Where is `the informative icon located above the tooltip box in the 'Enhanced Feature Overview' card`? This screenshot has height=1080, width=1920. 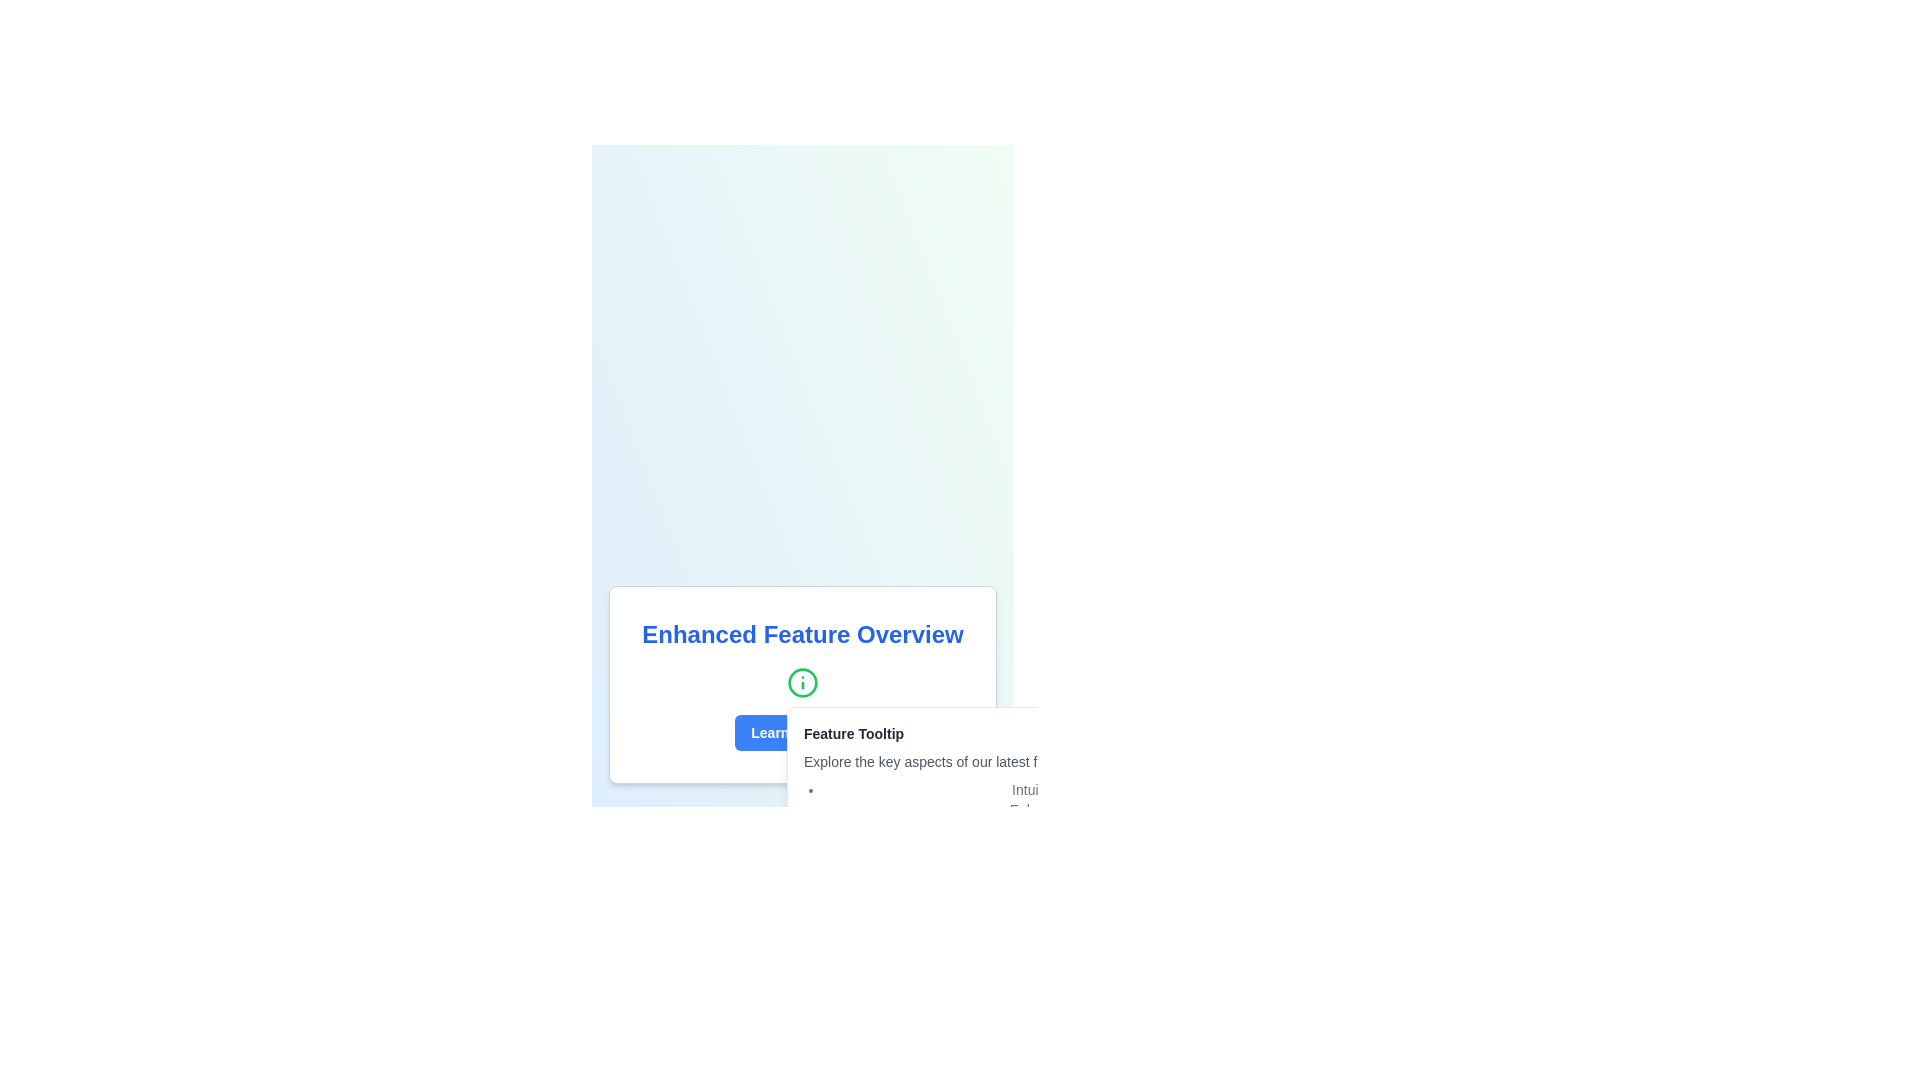 the informative icon located above the tooltip box in the 'Enhanced Feature Overview' card is located at coordinates (802, 681).